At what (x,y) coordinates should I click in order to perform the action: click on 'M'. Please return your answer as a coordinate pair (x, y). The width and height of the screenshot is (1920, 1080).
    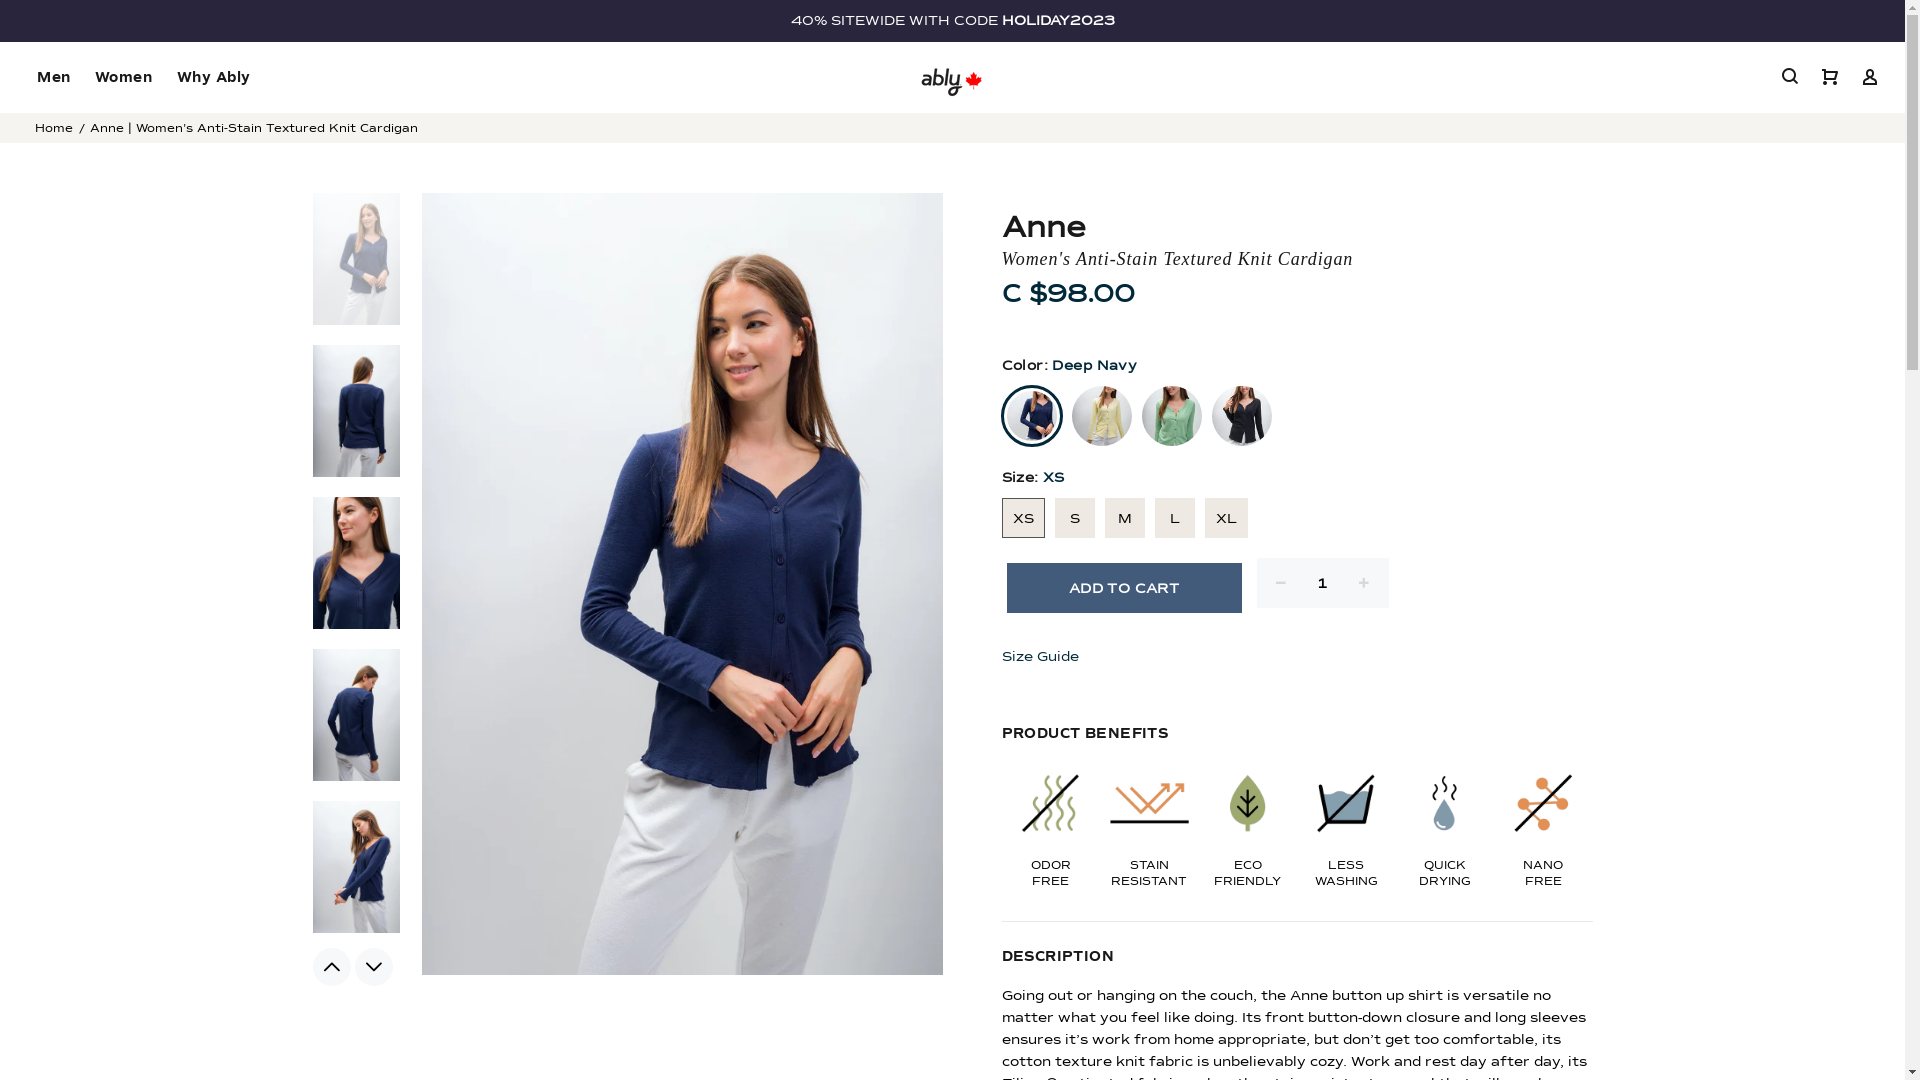
    Looking at the image, I should click on (1123, 516).